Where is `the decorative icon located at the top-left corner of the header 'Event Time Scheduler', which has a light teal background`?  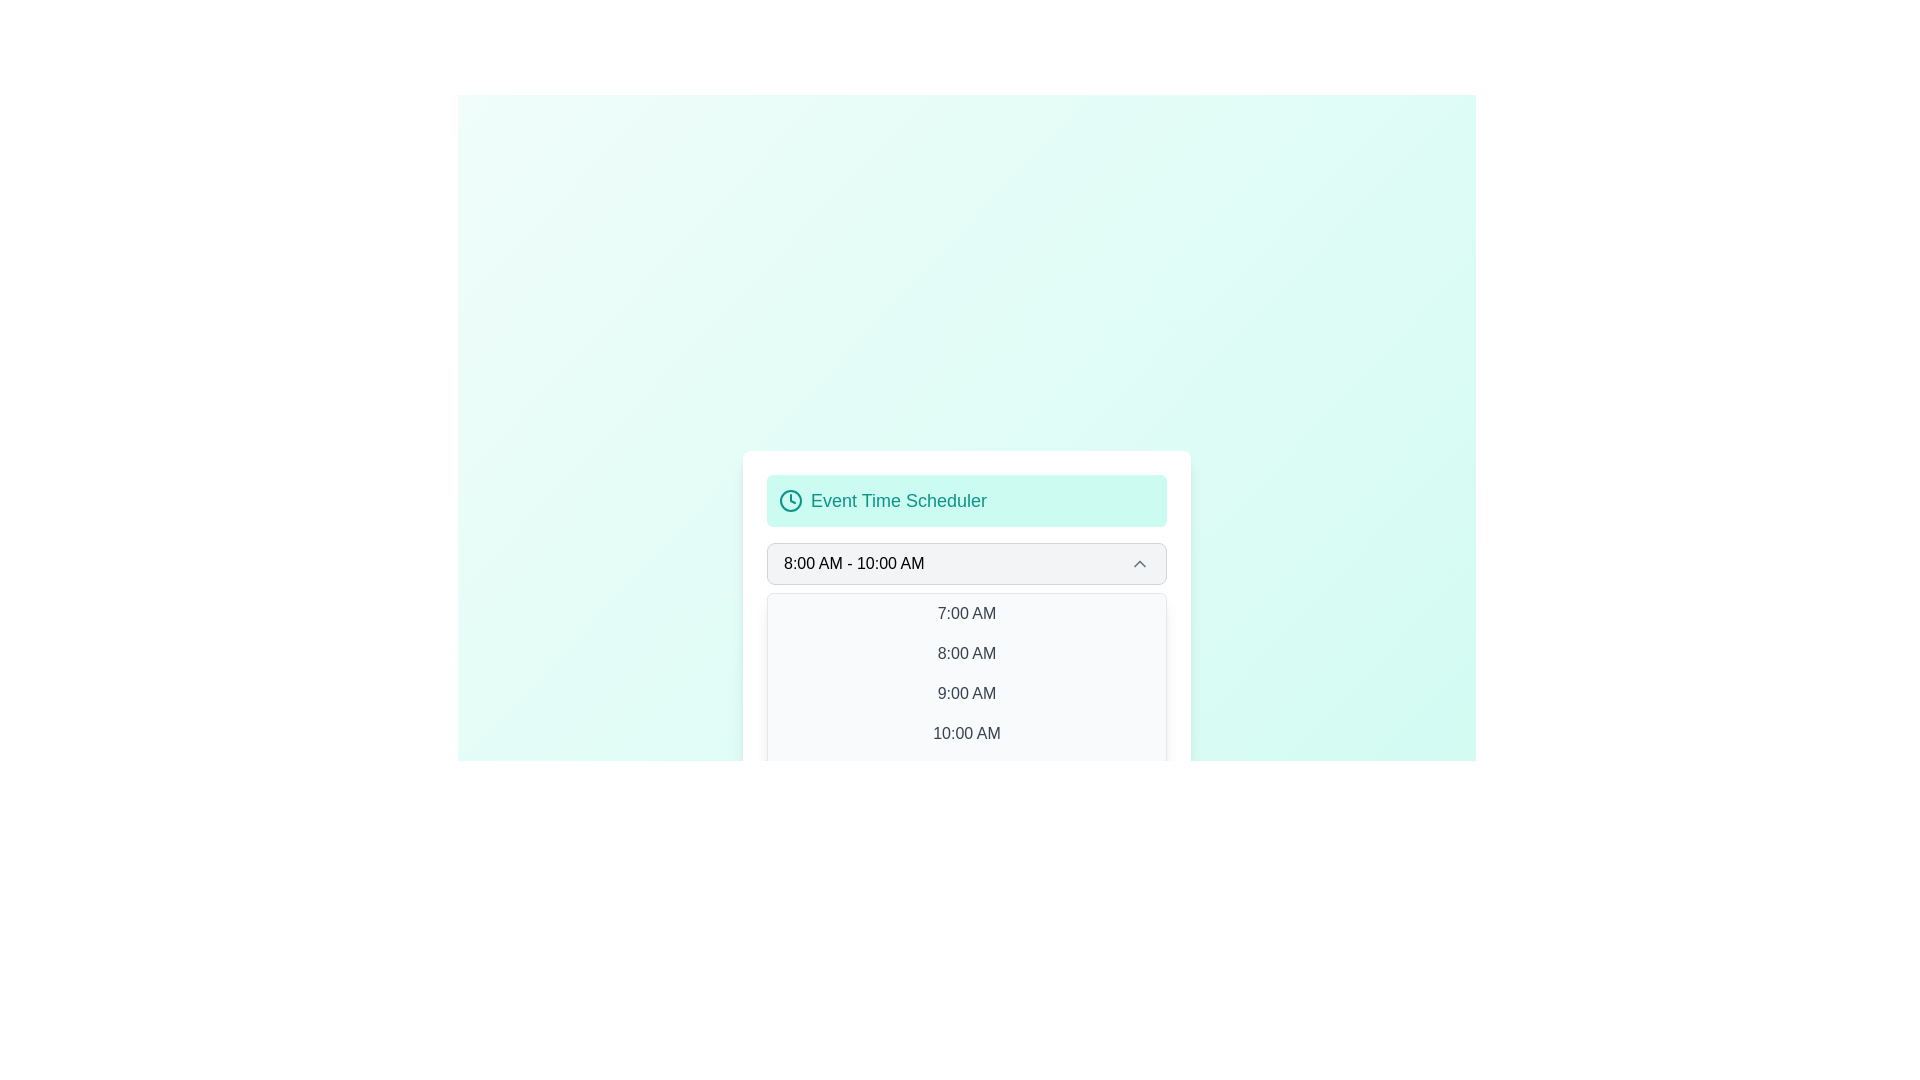 the decorative icon located at the top-left corner of the header 'Event Time Scheduler', which has a light teal background is located at coordinates (790, 500).